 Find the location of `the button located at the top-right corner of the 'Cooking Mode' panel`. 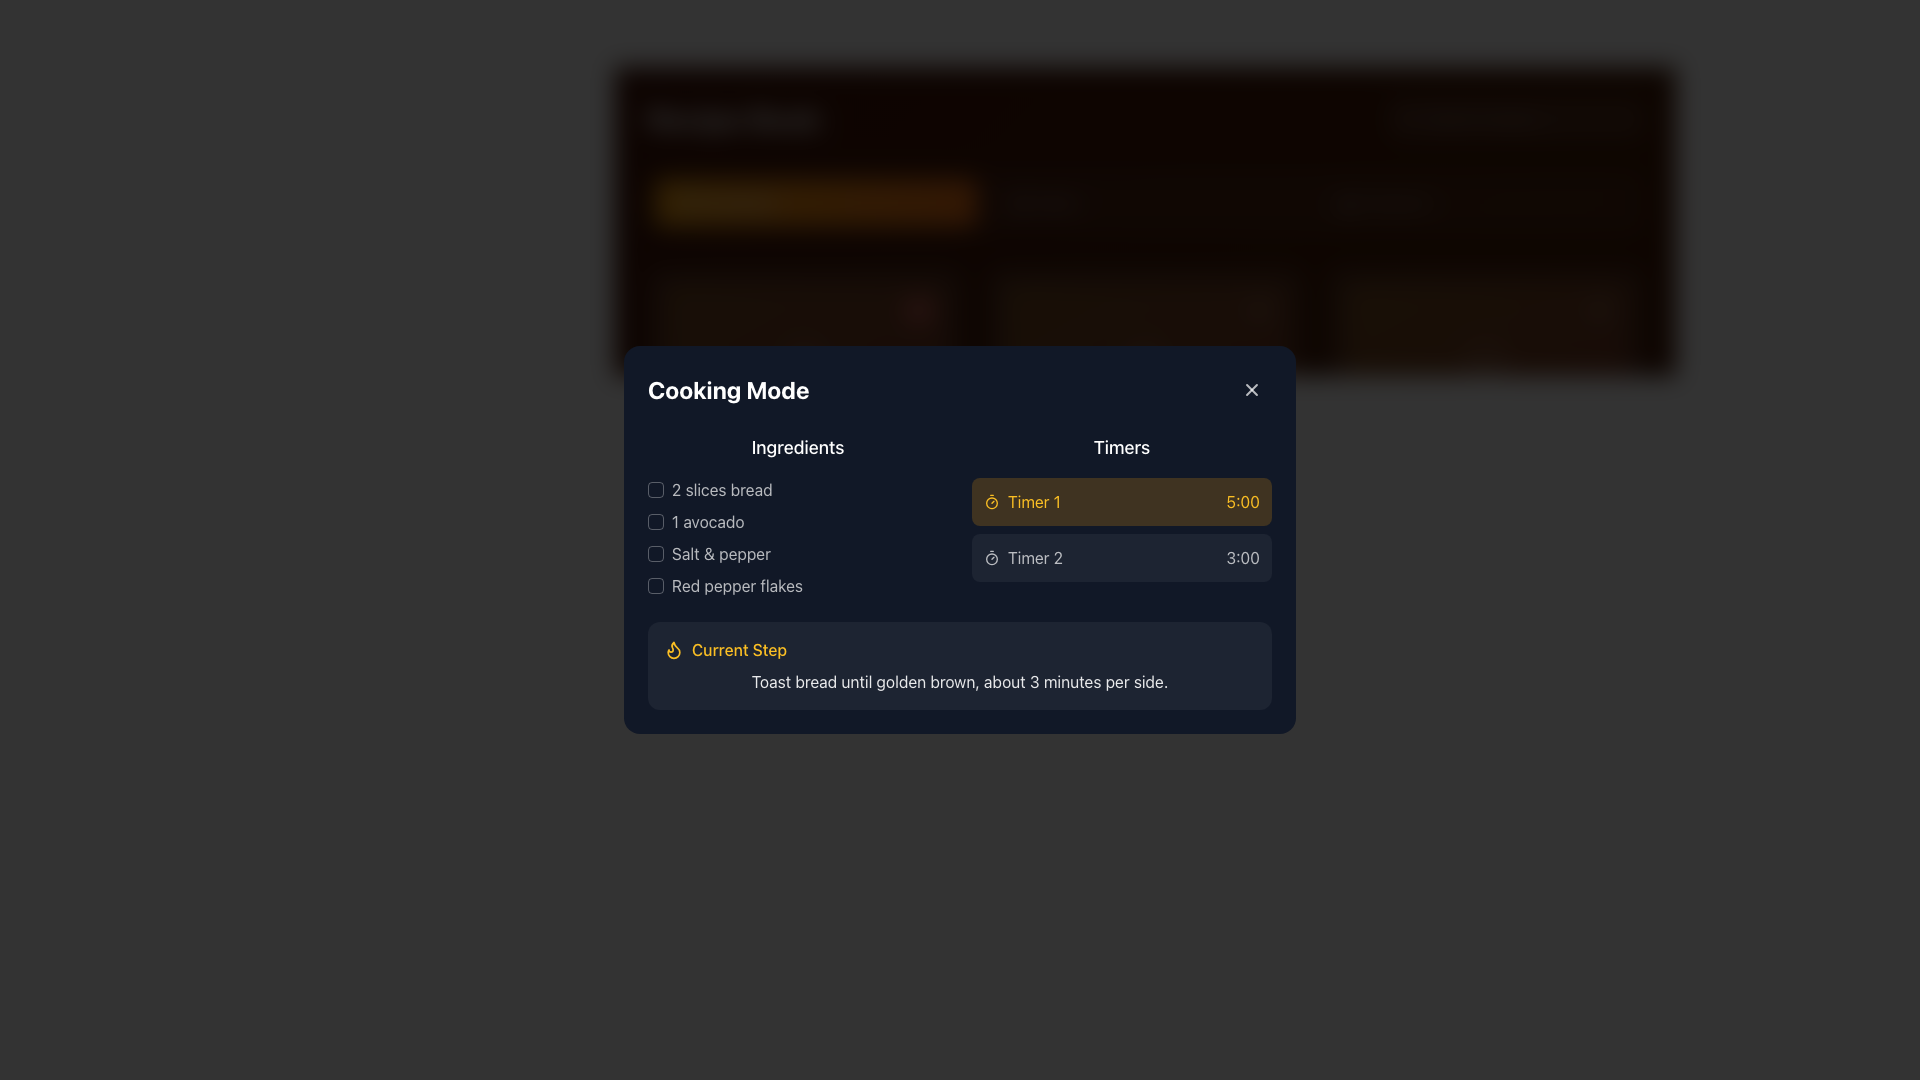

the button located at the top-right corner of the 'Cooking Mode' panel is located at coordinates (1251, 389).